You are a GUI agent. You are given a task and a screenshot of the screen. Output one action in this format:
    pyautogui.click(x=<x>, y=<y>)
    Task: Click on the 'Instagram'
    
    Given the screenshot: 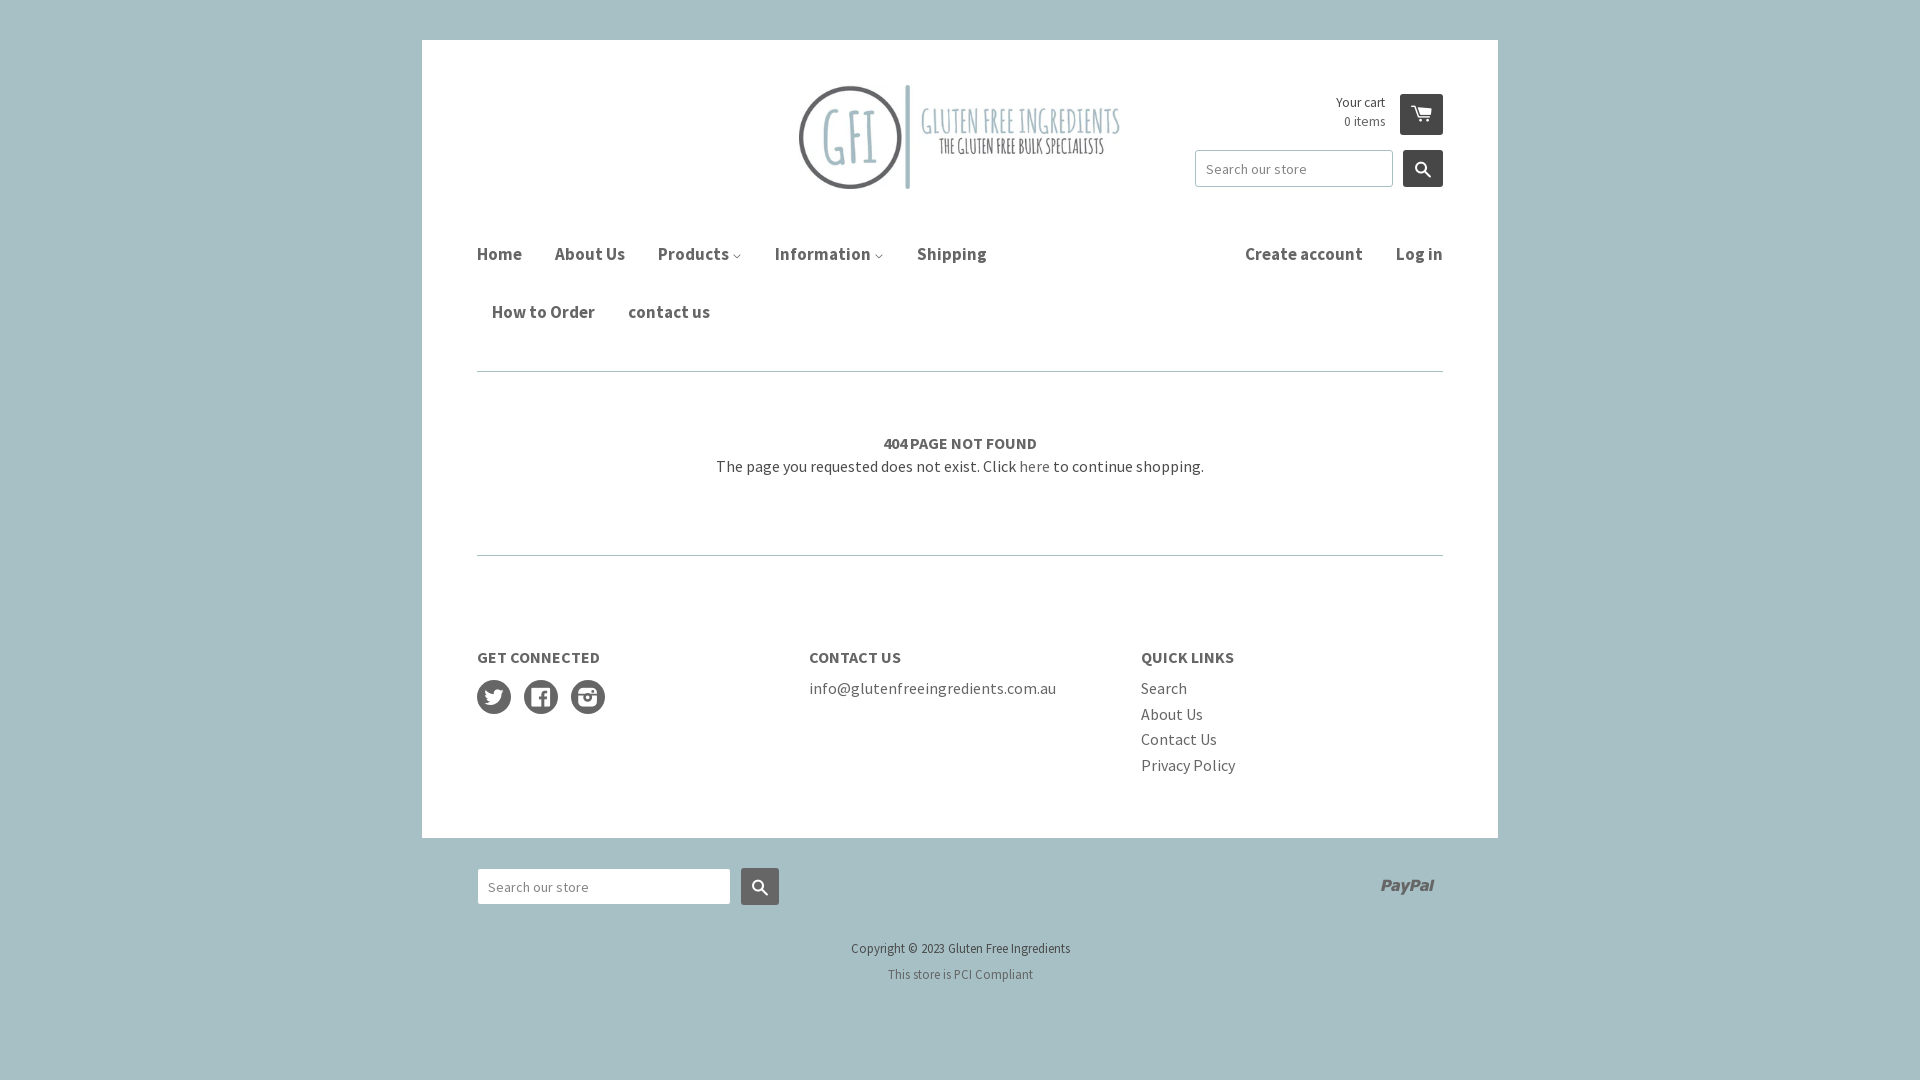 What is the action you would take?
    pyautogui.click(x=587, y=697)
    